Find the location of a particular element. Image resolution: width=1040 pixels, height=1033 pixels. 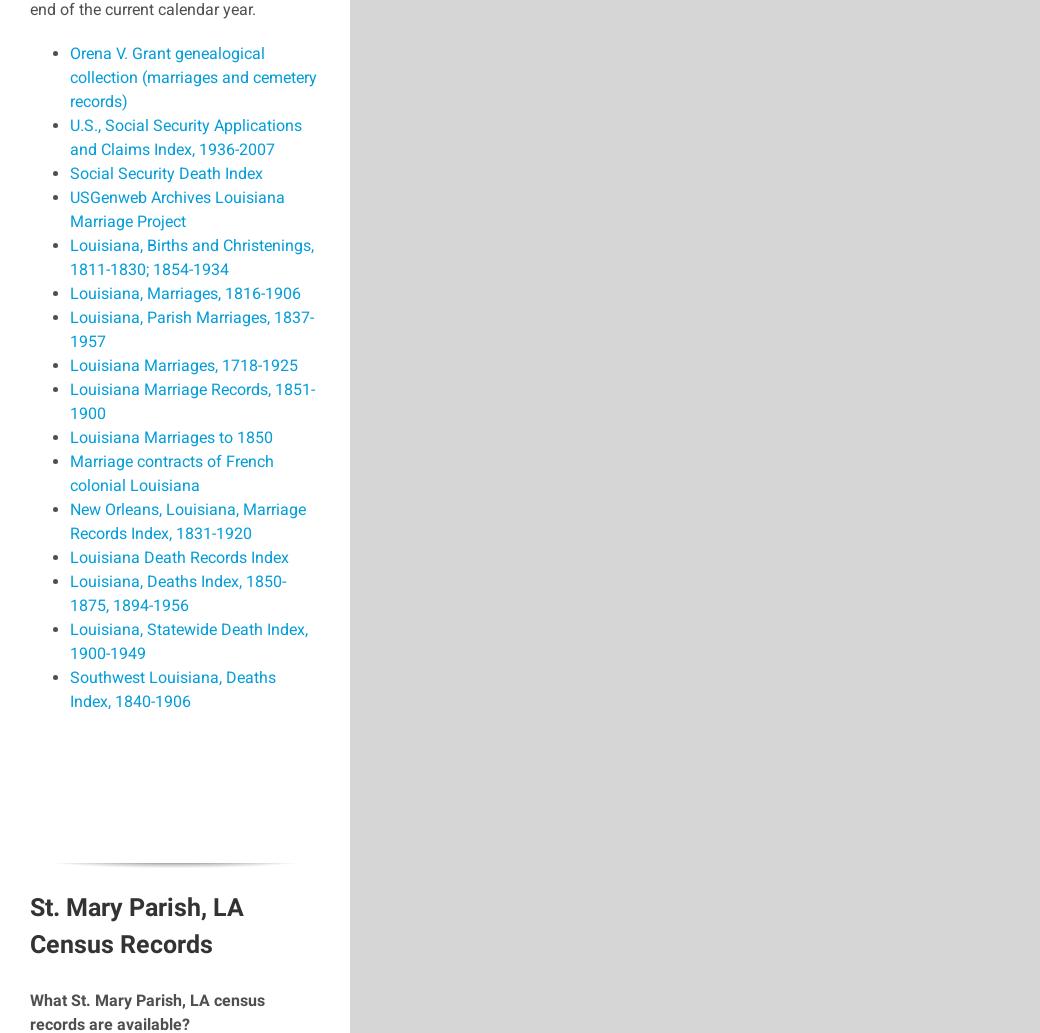

'Louisiana Death Records Index' is located at coordinates (68, 556).